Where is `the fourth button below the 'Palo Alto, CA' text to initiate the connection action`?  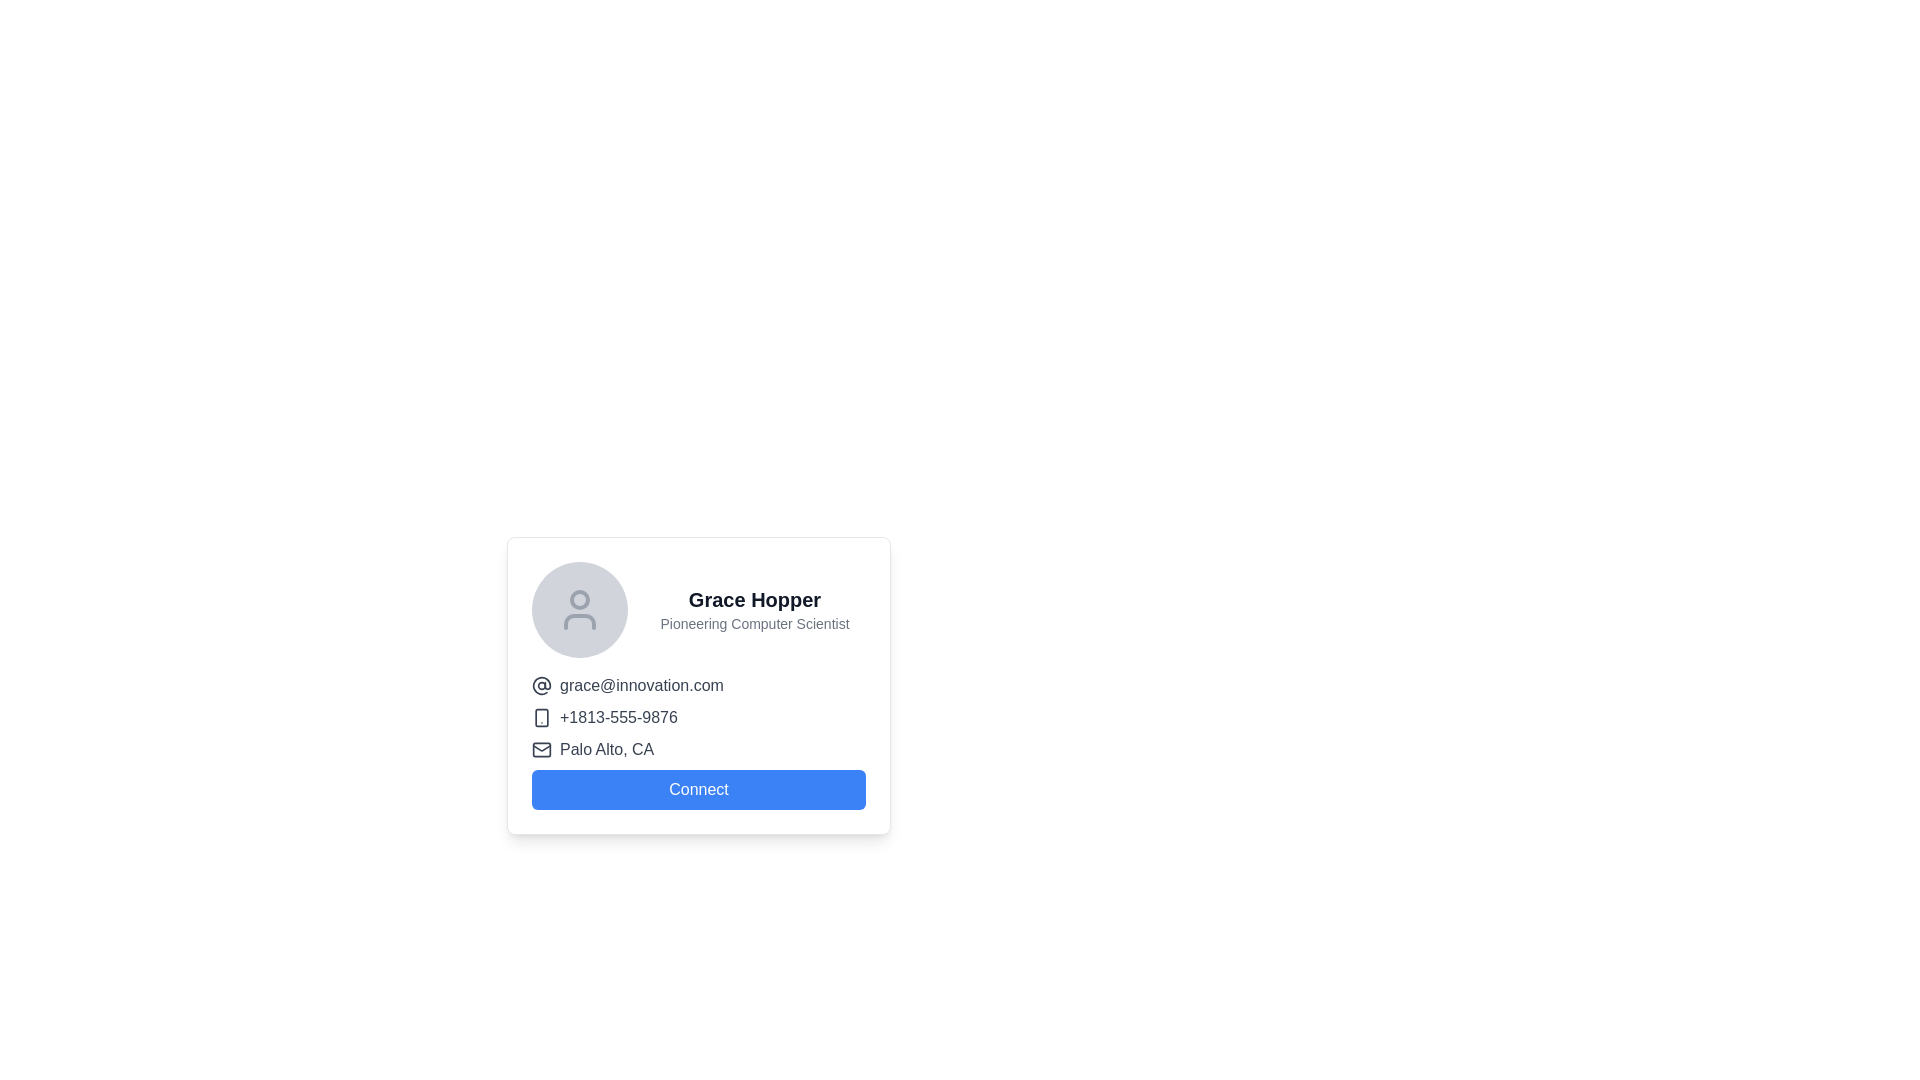 the fourth button below the 'Palo Alto, CA' text to initiate the connection action is located at coordinates (699, 789).